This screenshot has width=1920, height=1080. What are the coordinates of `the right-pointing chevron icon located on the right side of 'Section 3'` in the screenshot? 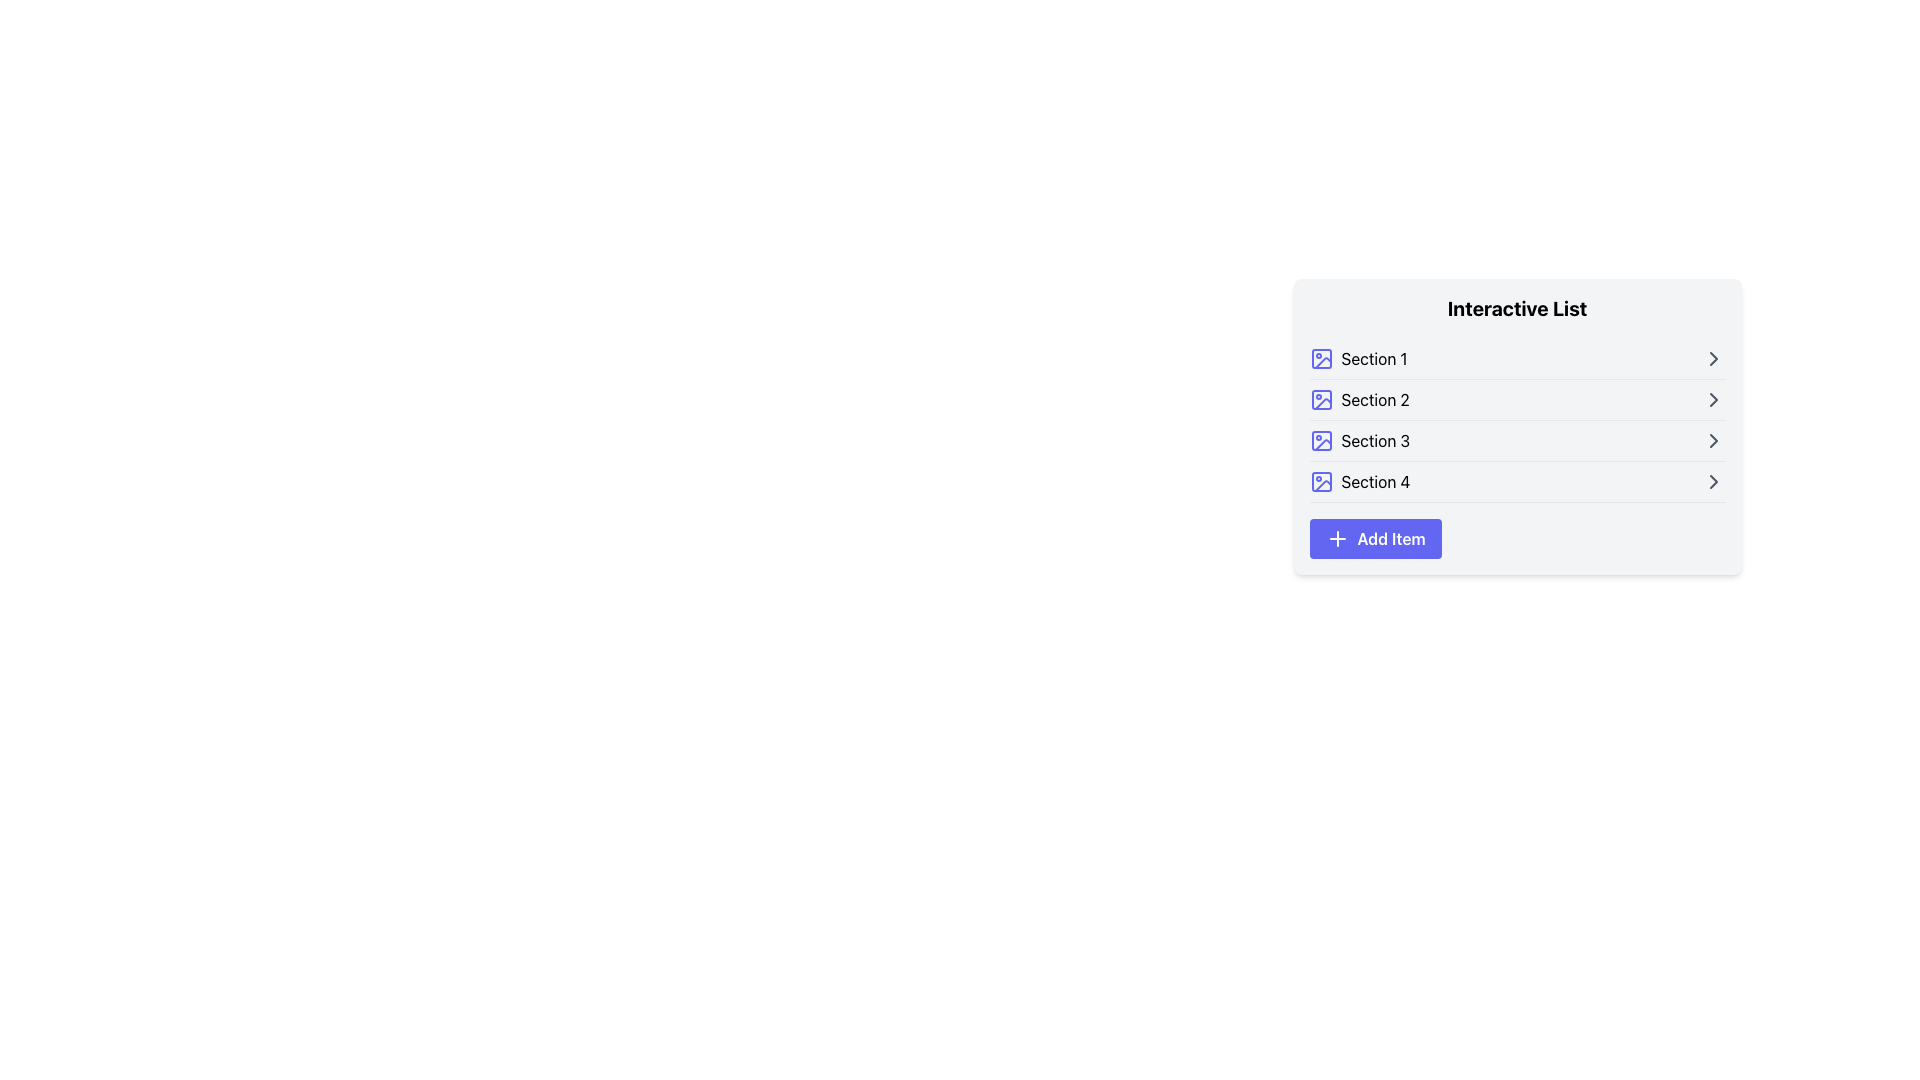 It's located at (1712, 439).